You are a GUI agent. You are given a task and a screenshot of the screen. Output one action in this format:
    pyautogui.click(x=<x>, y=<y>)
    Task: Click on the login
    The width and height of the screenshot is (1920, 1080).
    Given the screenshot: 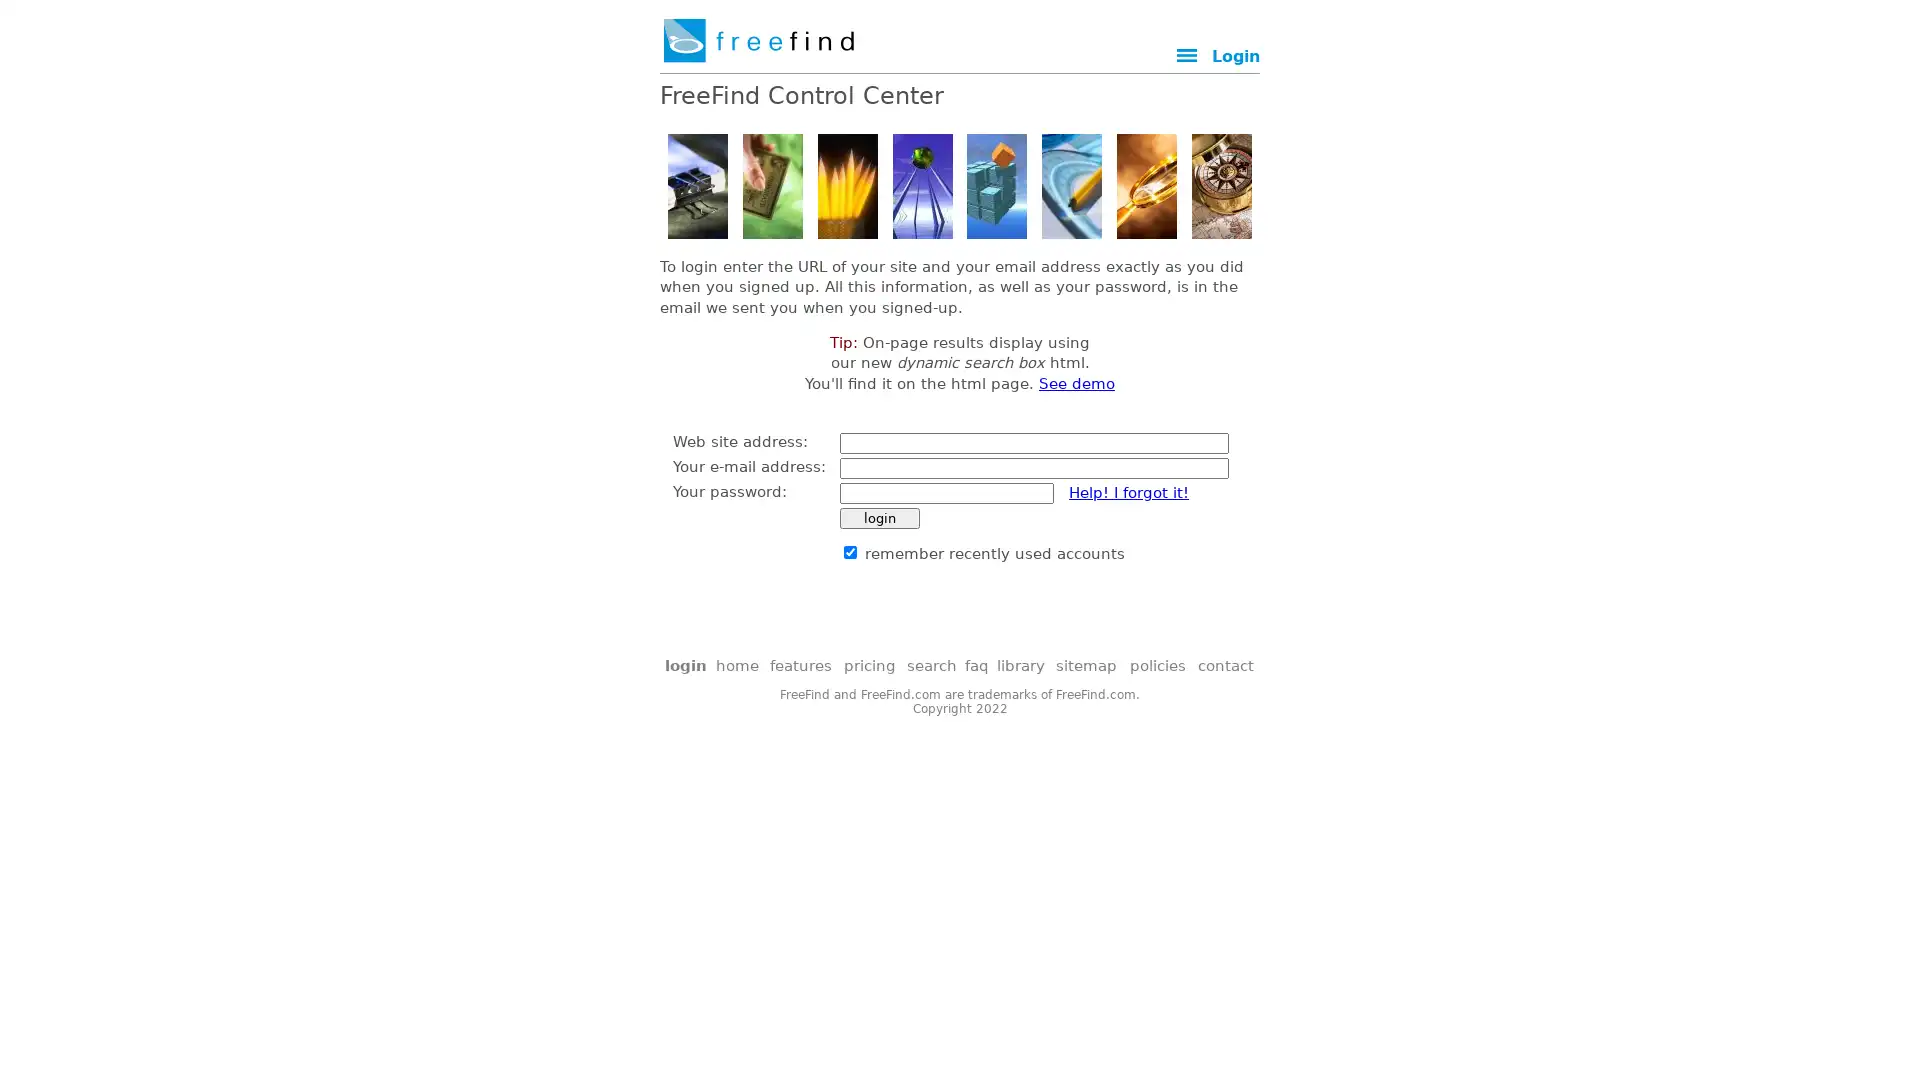 What is the action you would take?
    pyautogui.click(x=879, y=516)
    